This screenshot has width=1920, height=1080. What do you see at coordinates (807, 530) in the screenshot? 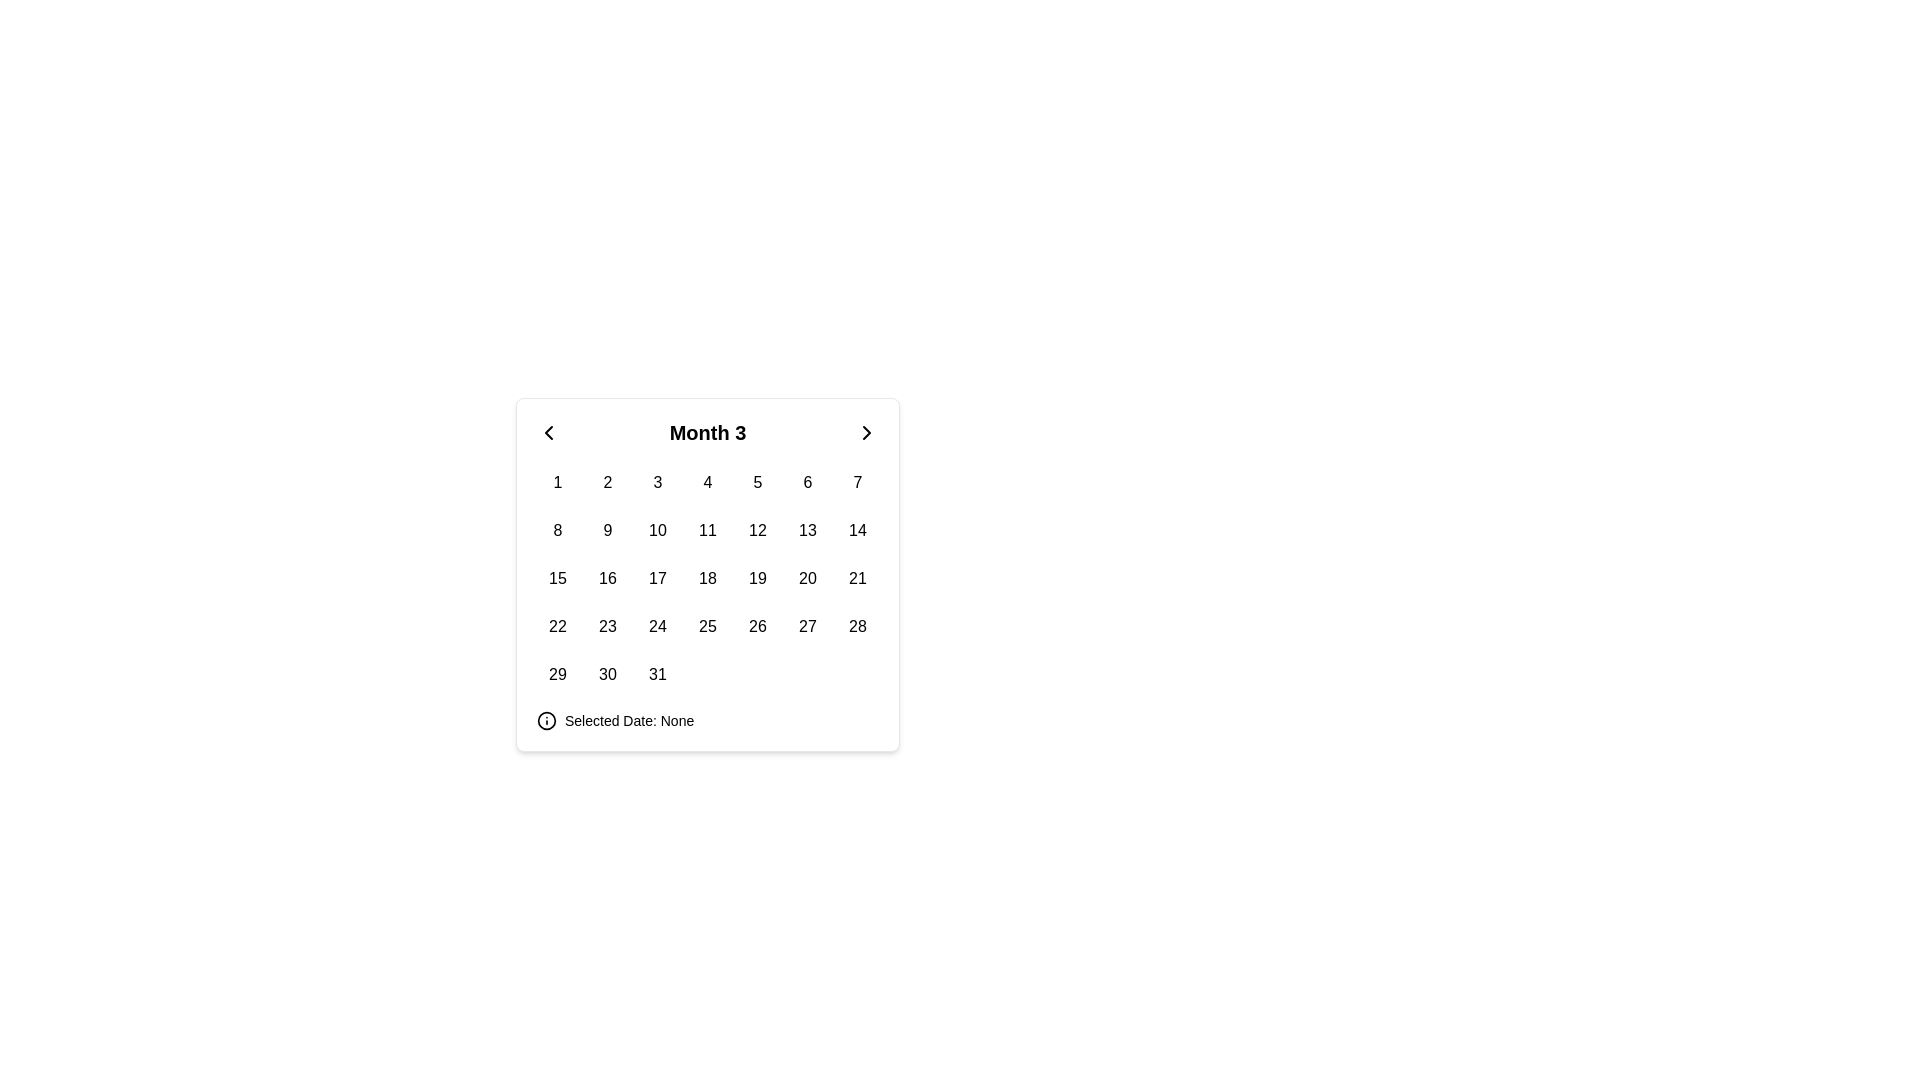
I see `the square-shaped button displaying the numeral '13' in the second row and sixth column of a grid under the title 'Month 3'` at bounding box center [807, 530].